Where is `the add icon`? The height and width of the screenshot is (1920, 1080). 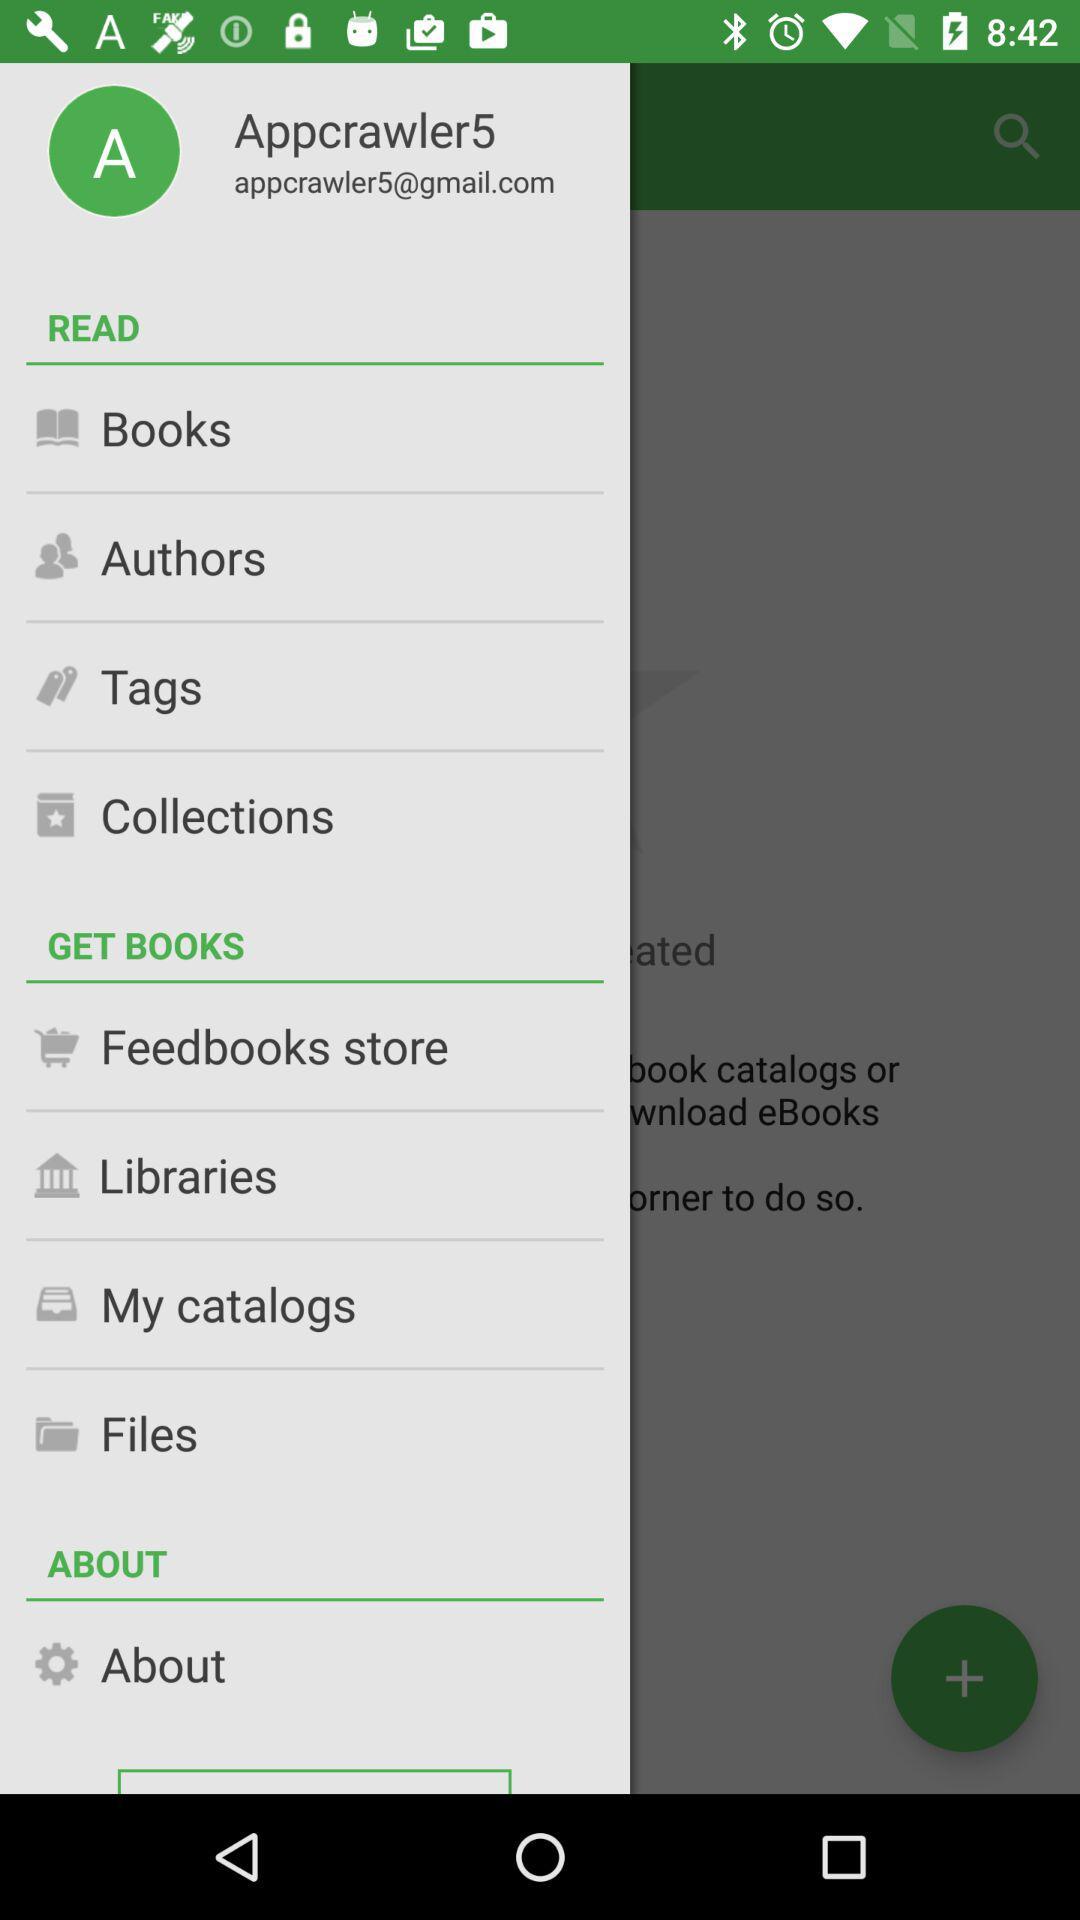 the add icon is located at coordinates (963, 1678).